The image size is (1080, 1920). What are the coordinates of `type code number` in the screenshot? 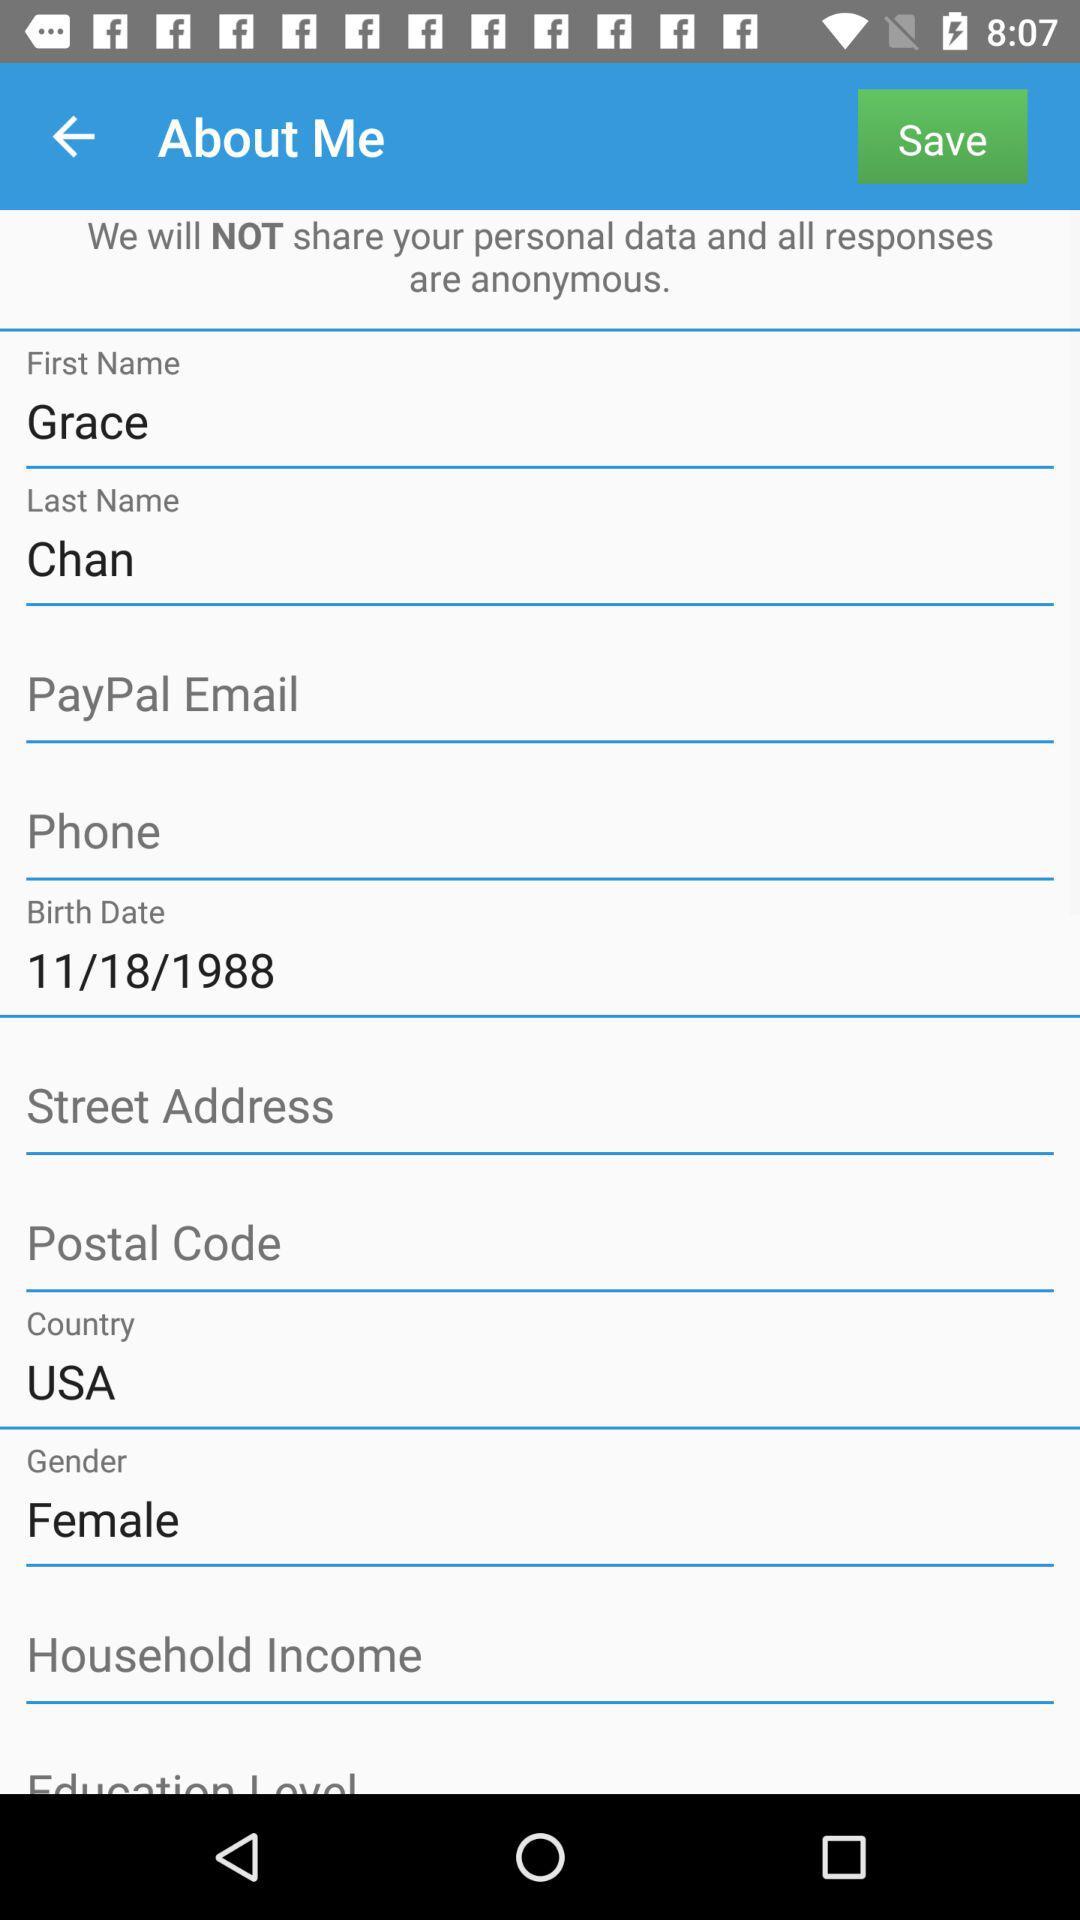 It's located at (540, 1242).